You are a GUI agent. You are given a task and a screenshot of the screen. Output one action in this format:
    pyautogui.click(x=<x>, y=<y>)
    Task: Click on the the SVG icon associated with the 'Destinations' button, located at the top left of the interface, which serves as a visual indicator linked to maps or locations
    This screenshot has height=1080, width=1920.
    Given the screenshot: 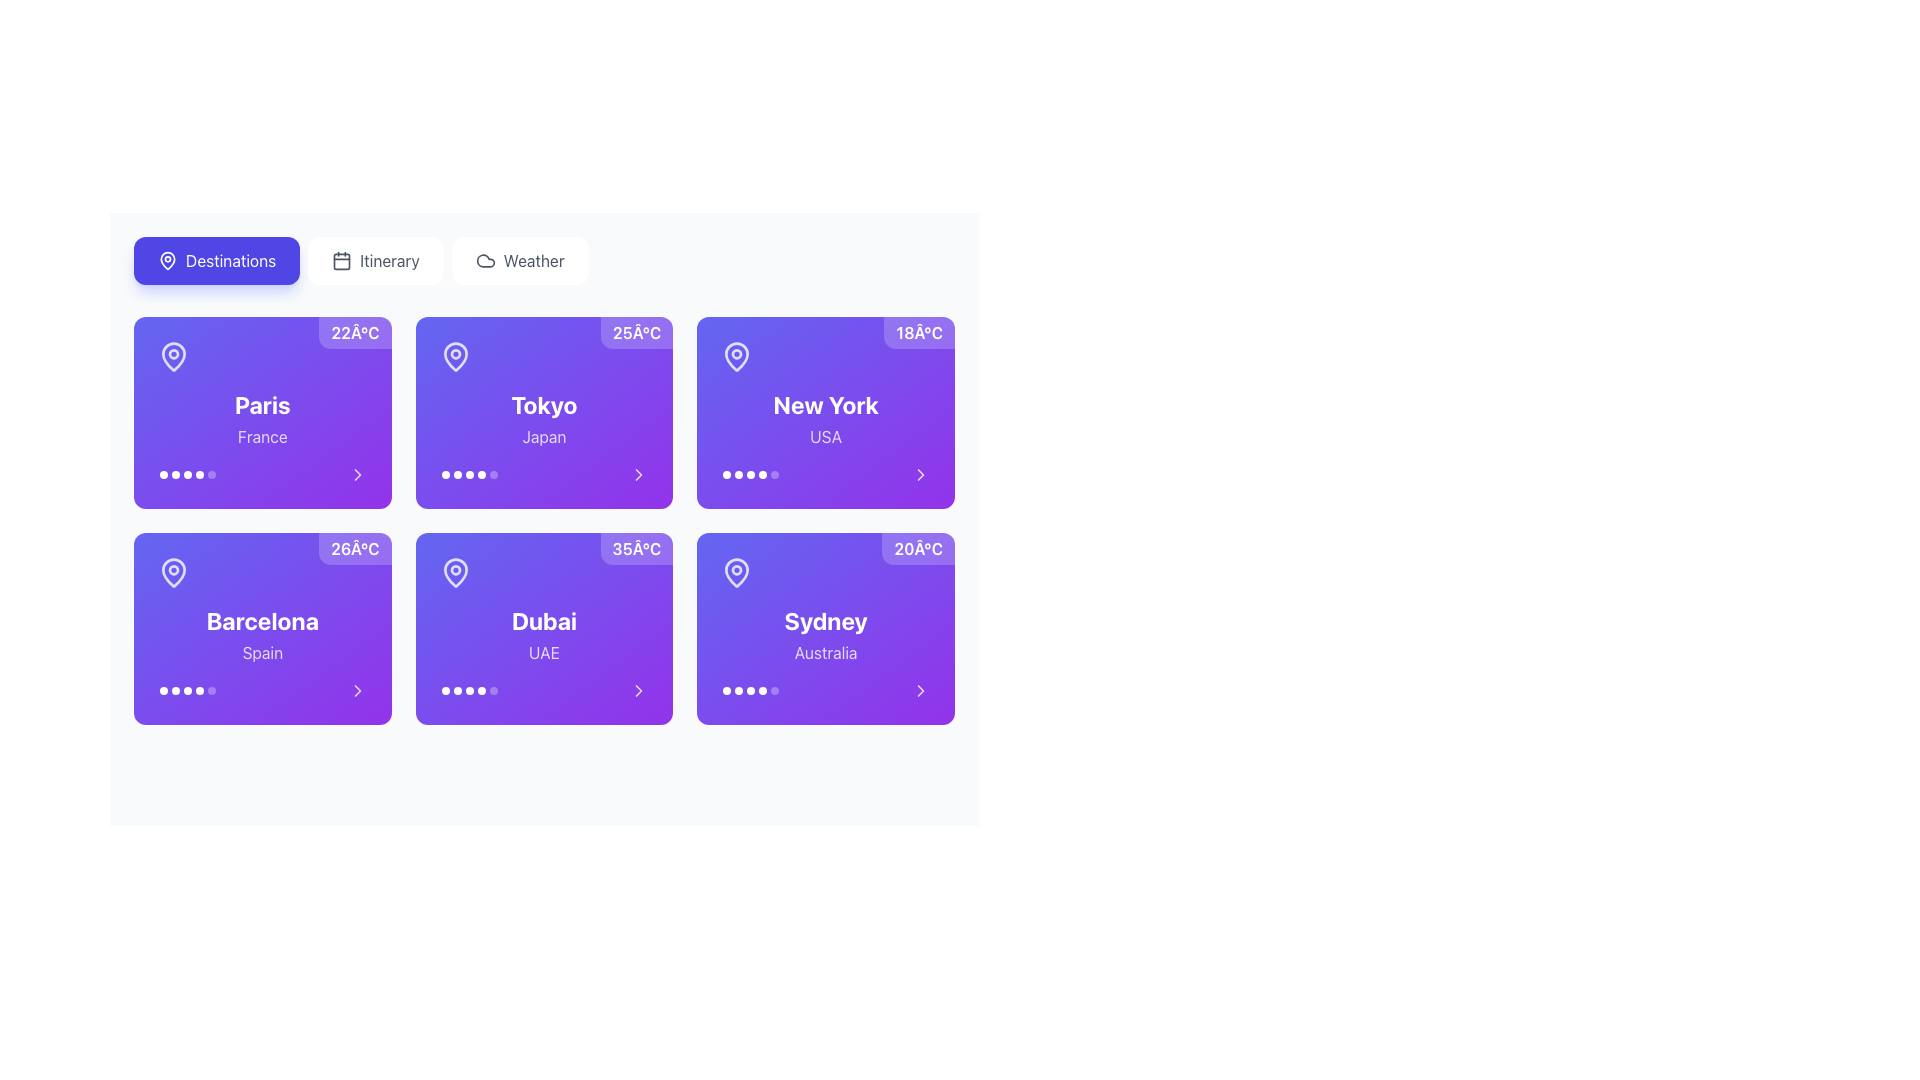 What is the action you would take?
    pyautogui.click(x=168, y=260)
    